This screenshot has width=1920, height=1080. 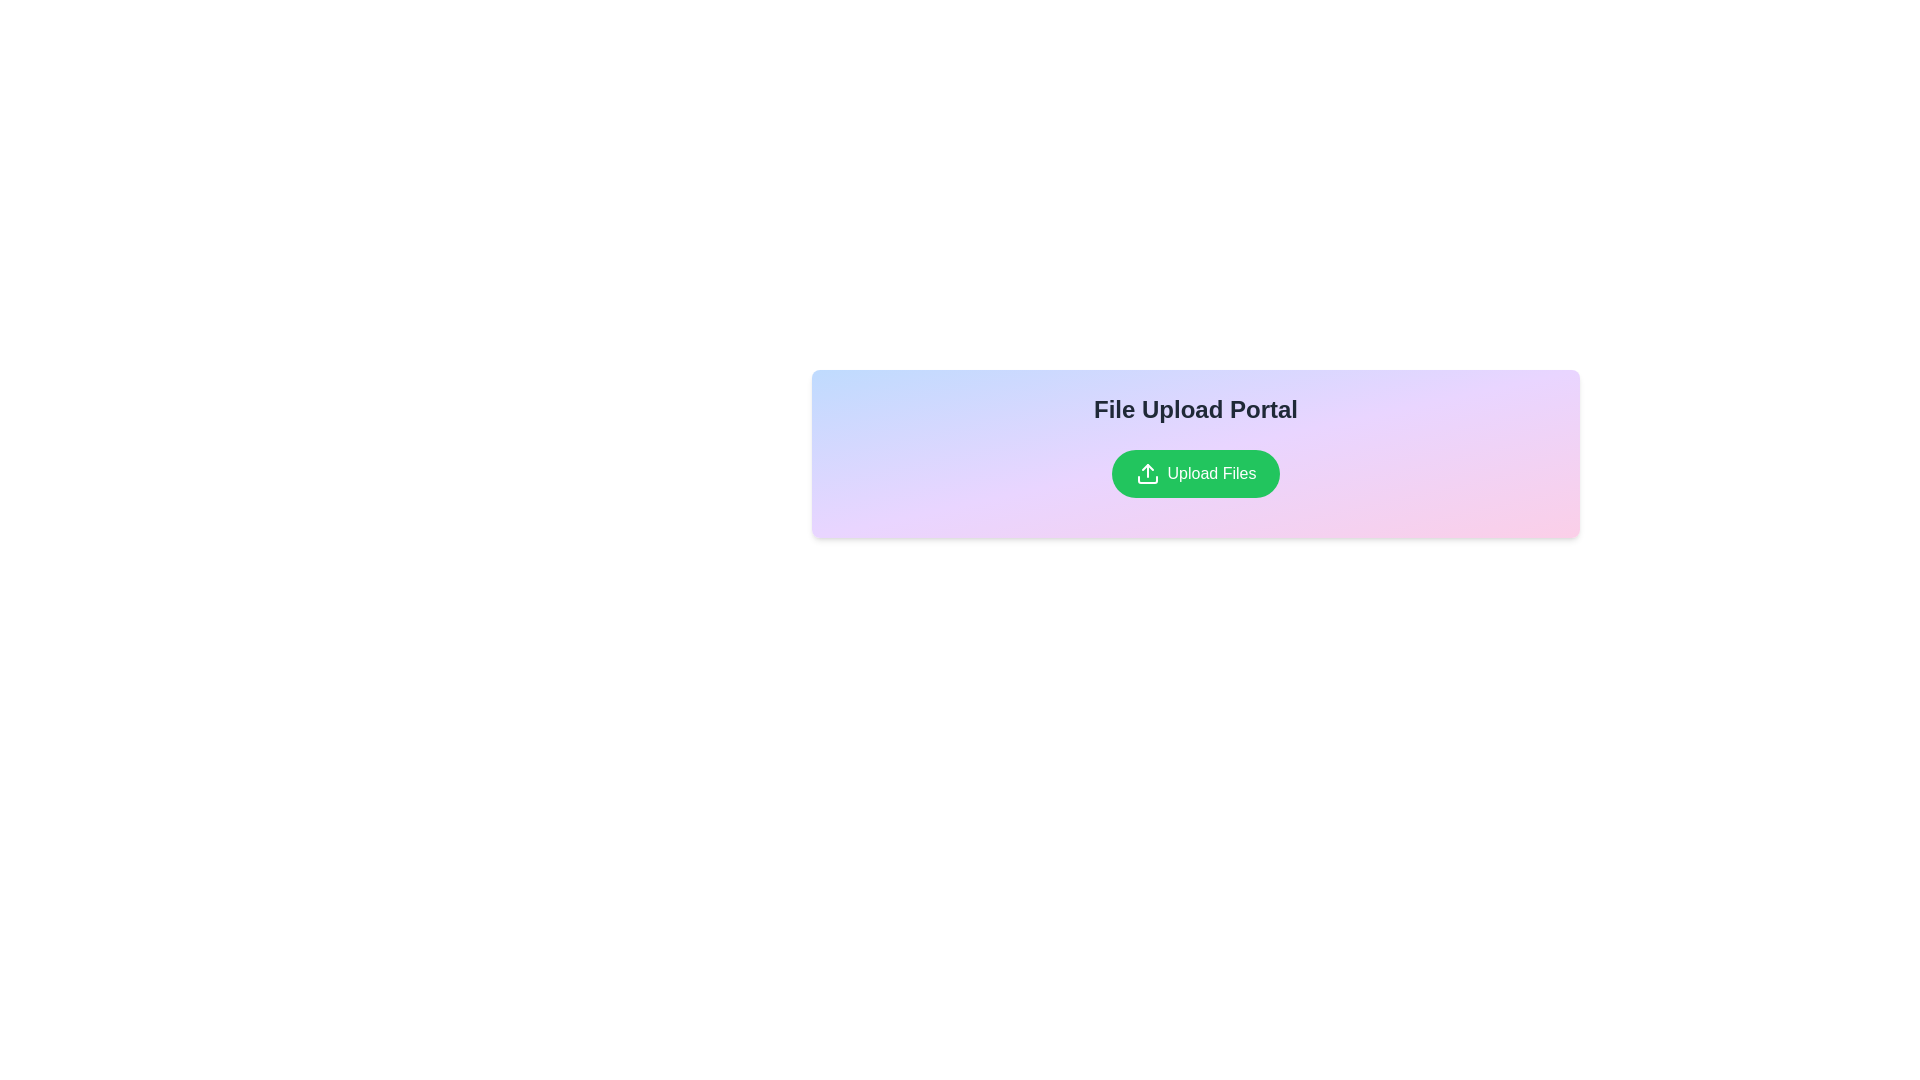 What do you see at coordinates (1147, 479) in the screenshot?
I see `the base of the upload icon, which serves a decorative or structural purpose in the upload action` at bounding box center [1147, 479].